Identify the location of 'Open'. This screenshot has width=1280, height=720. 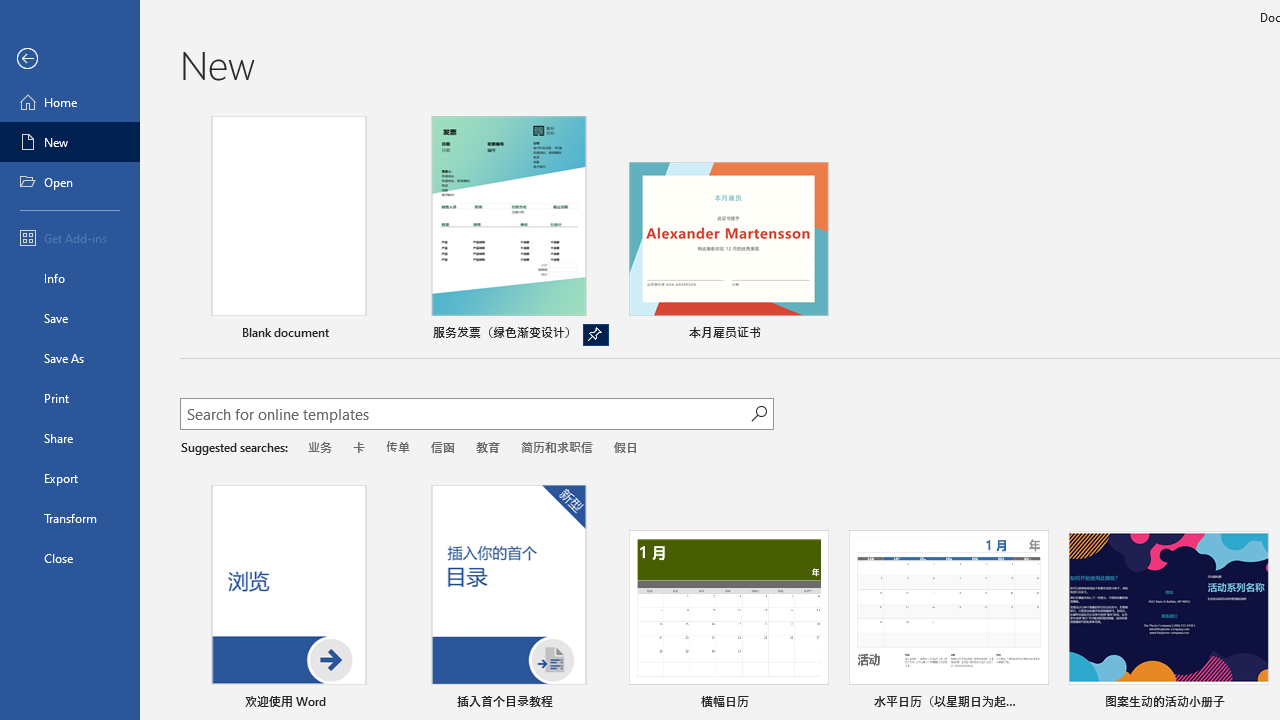
(69, 182).